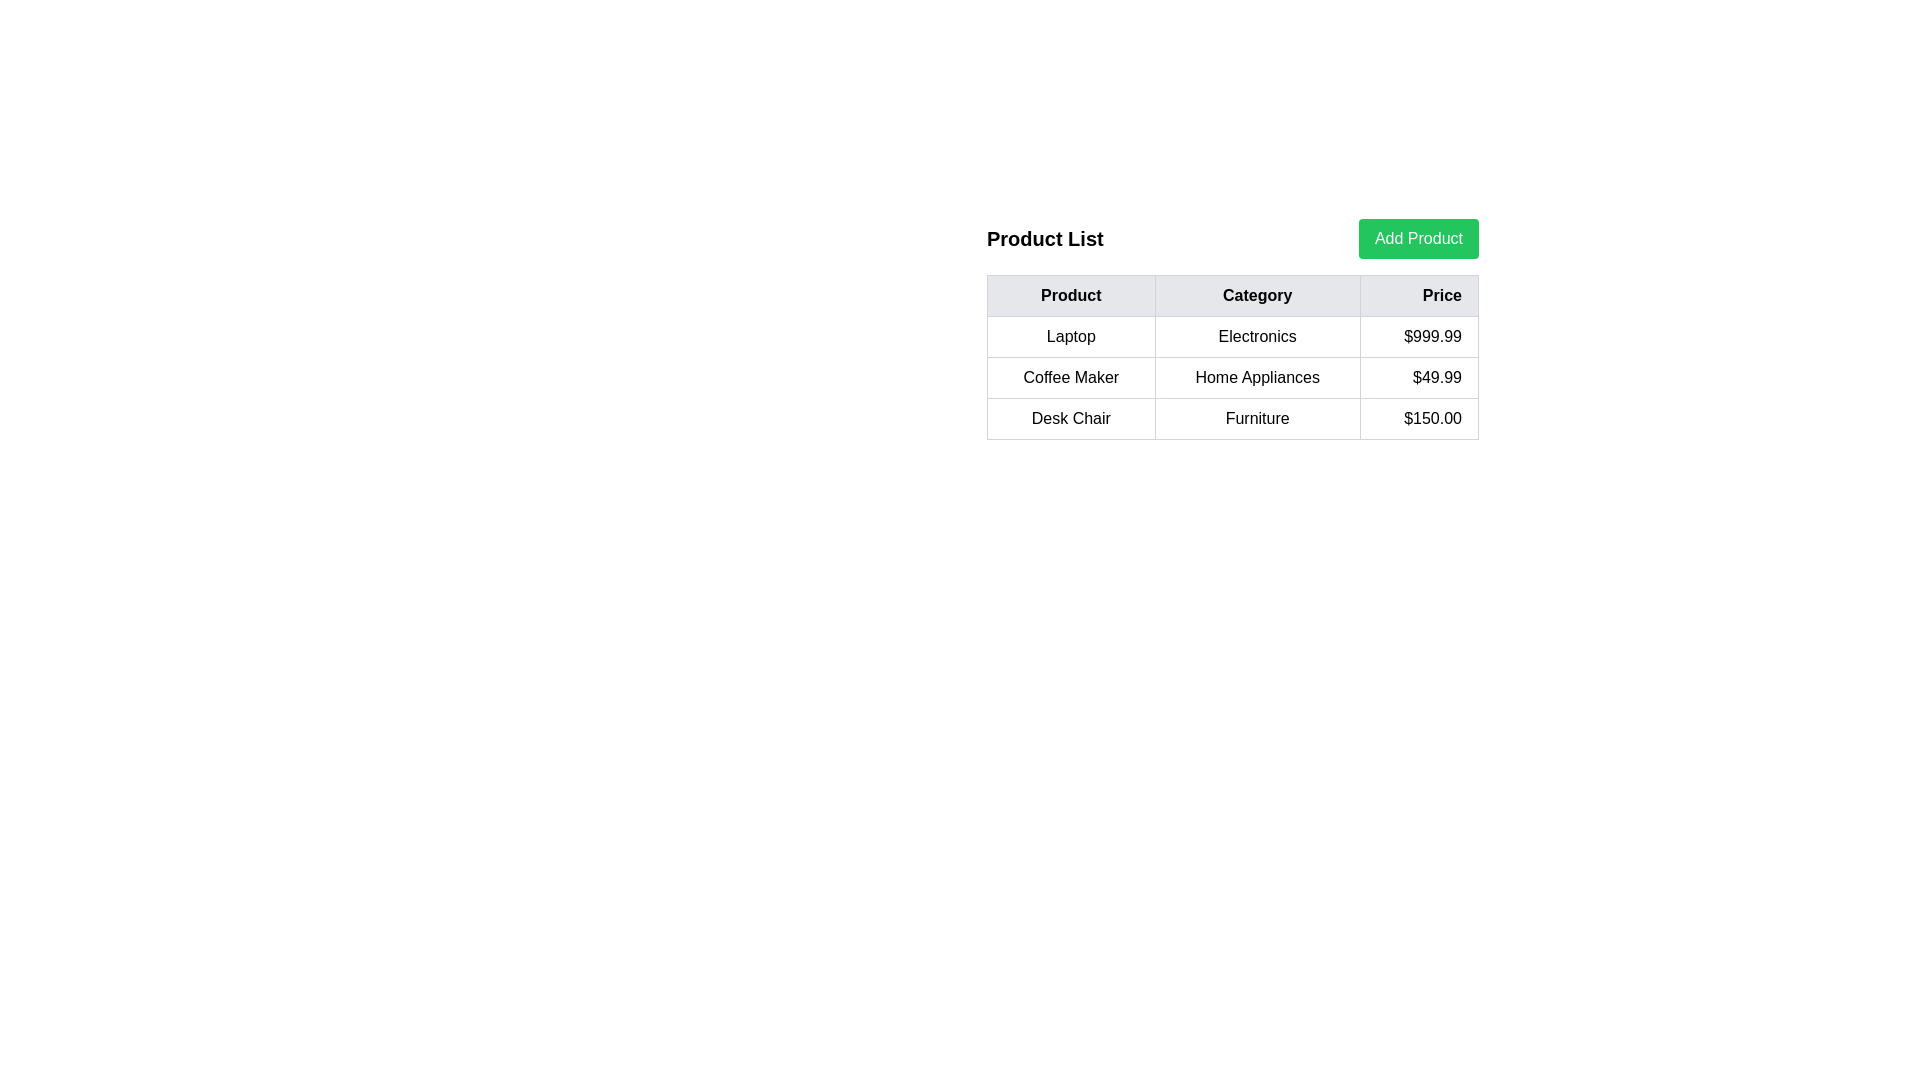 The image size is (1920, 1080). What do you see at coordinates (1418, 418) in the screenshot?
I see `price value for the product 'Desk Chair' located in the third row of the table under the 'Price' column` at bounding box center [1418, 418].